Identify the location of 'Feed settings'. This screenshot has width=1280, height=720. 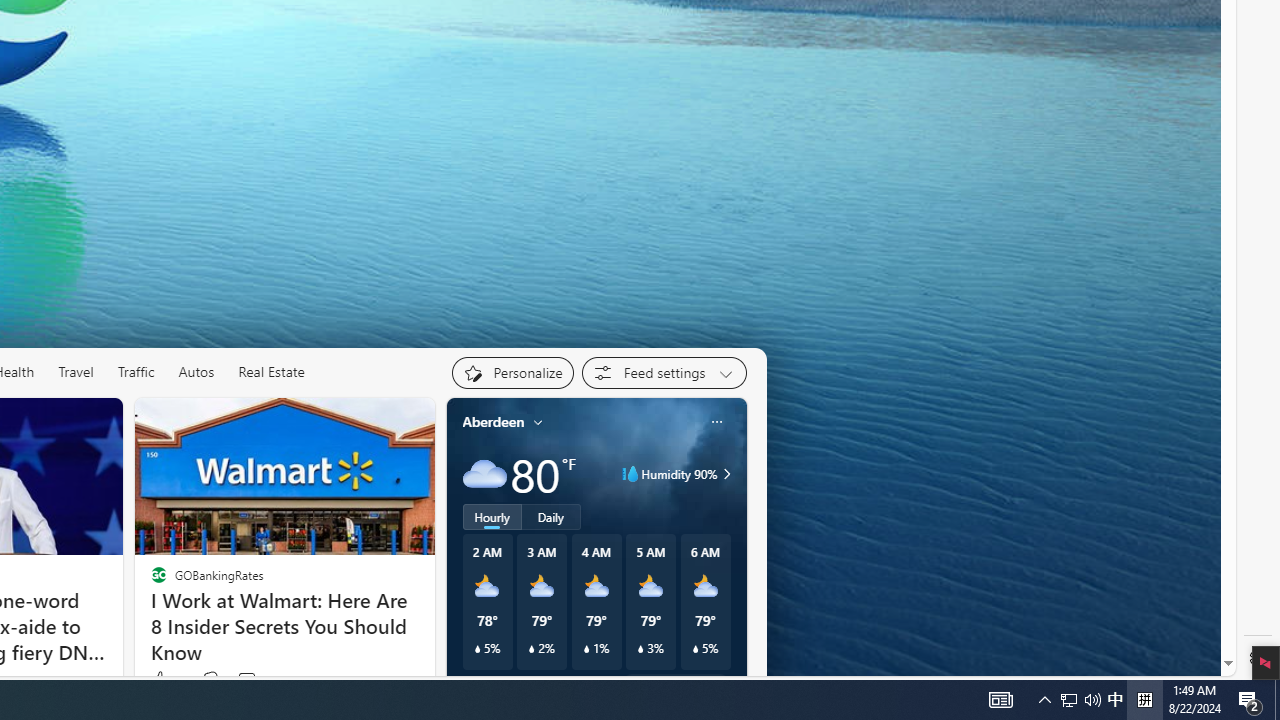
(664, 372).